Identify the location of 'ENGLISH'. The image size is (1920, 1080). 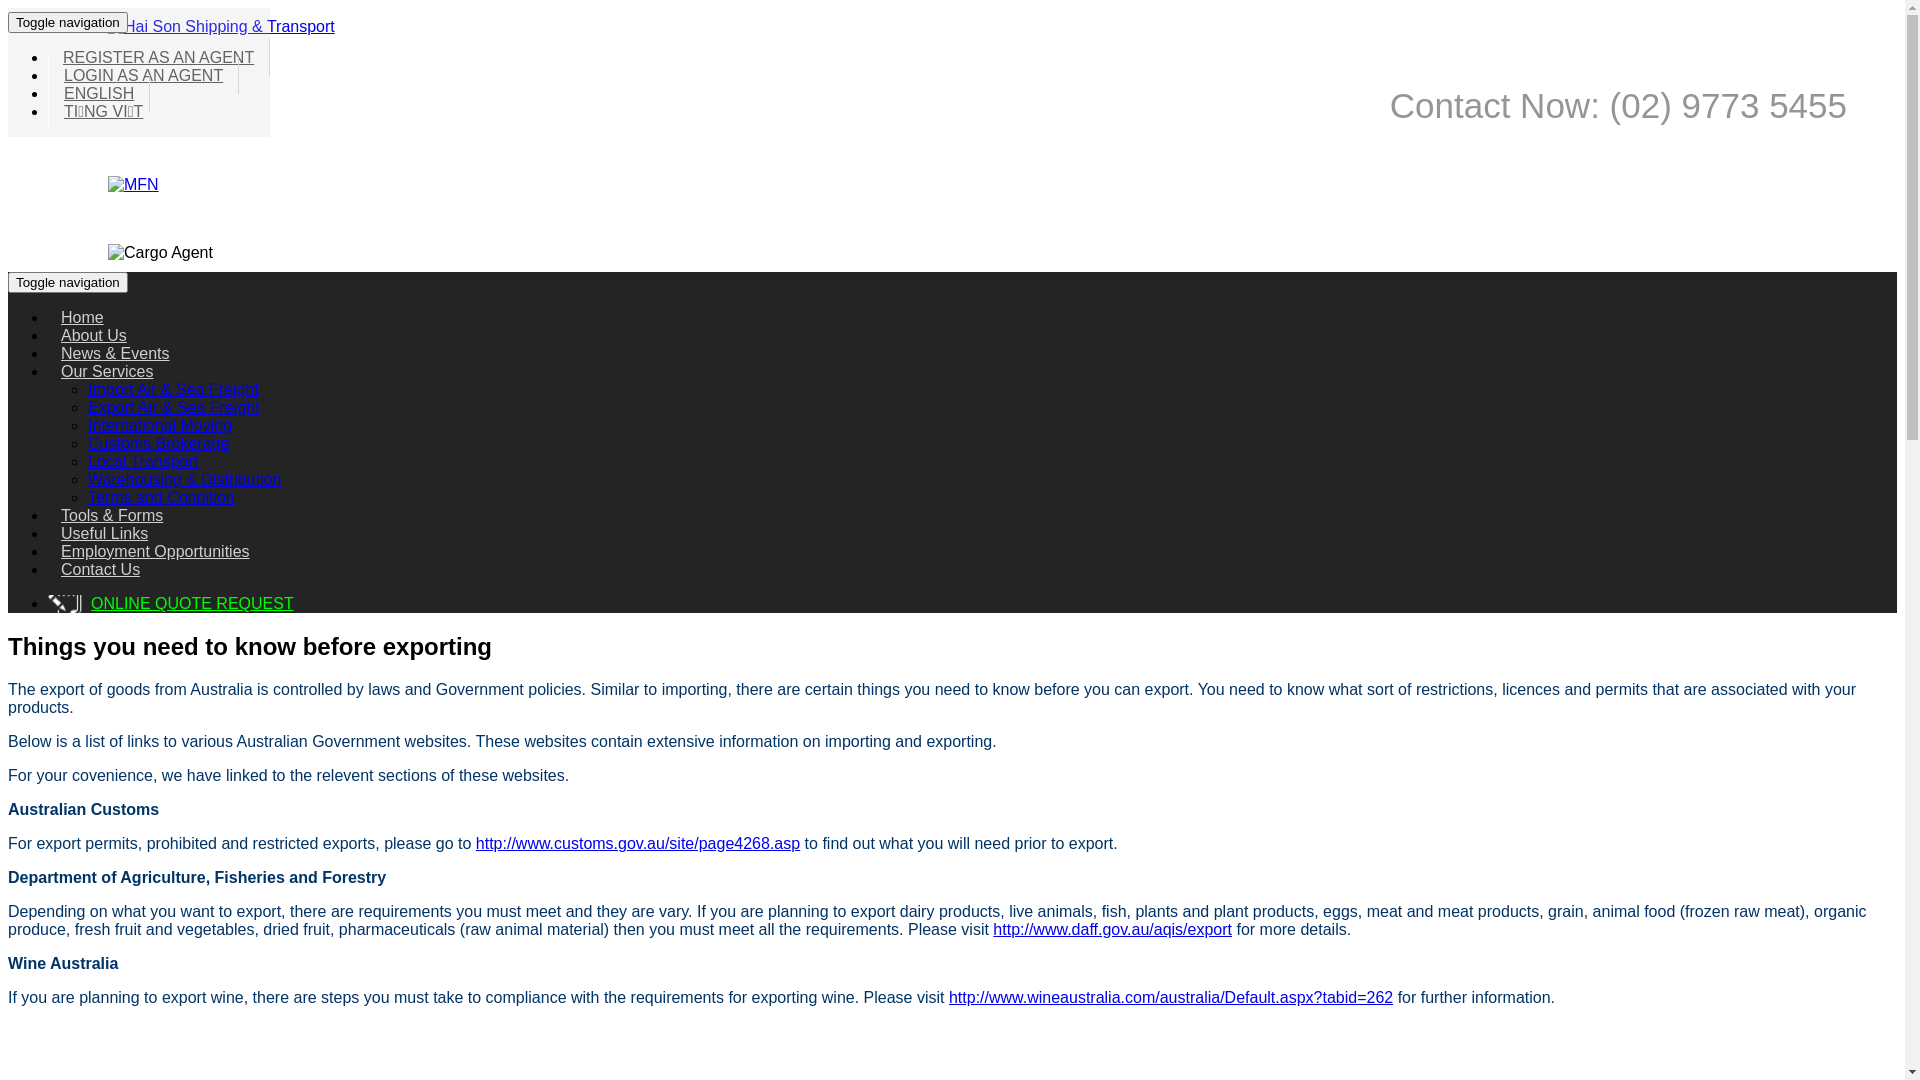
(98, 93).